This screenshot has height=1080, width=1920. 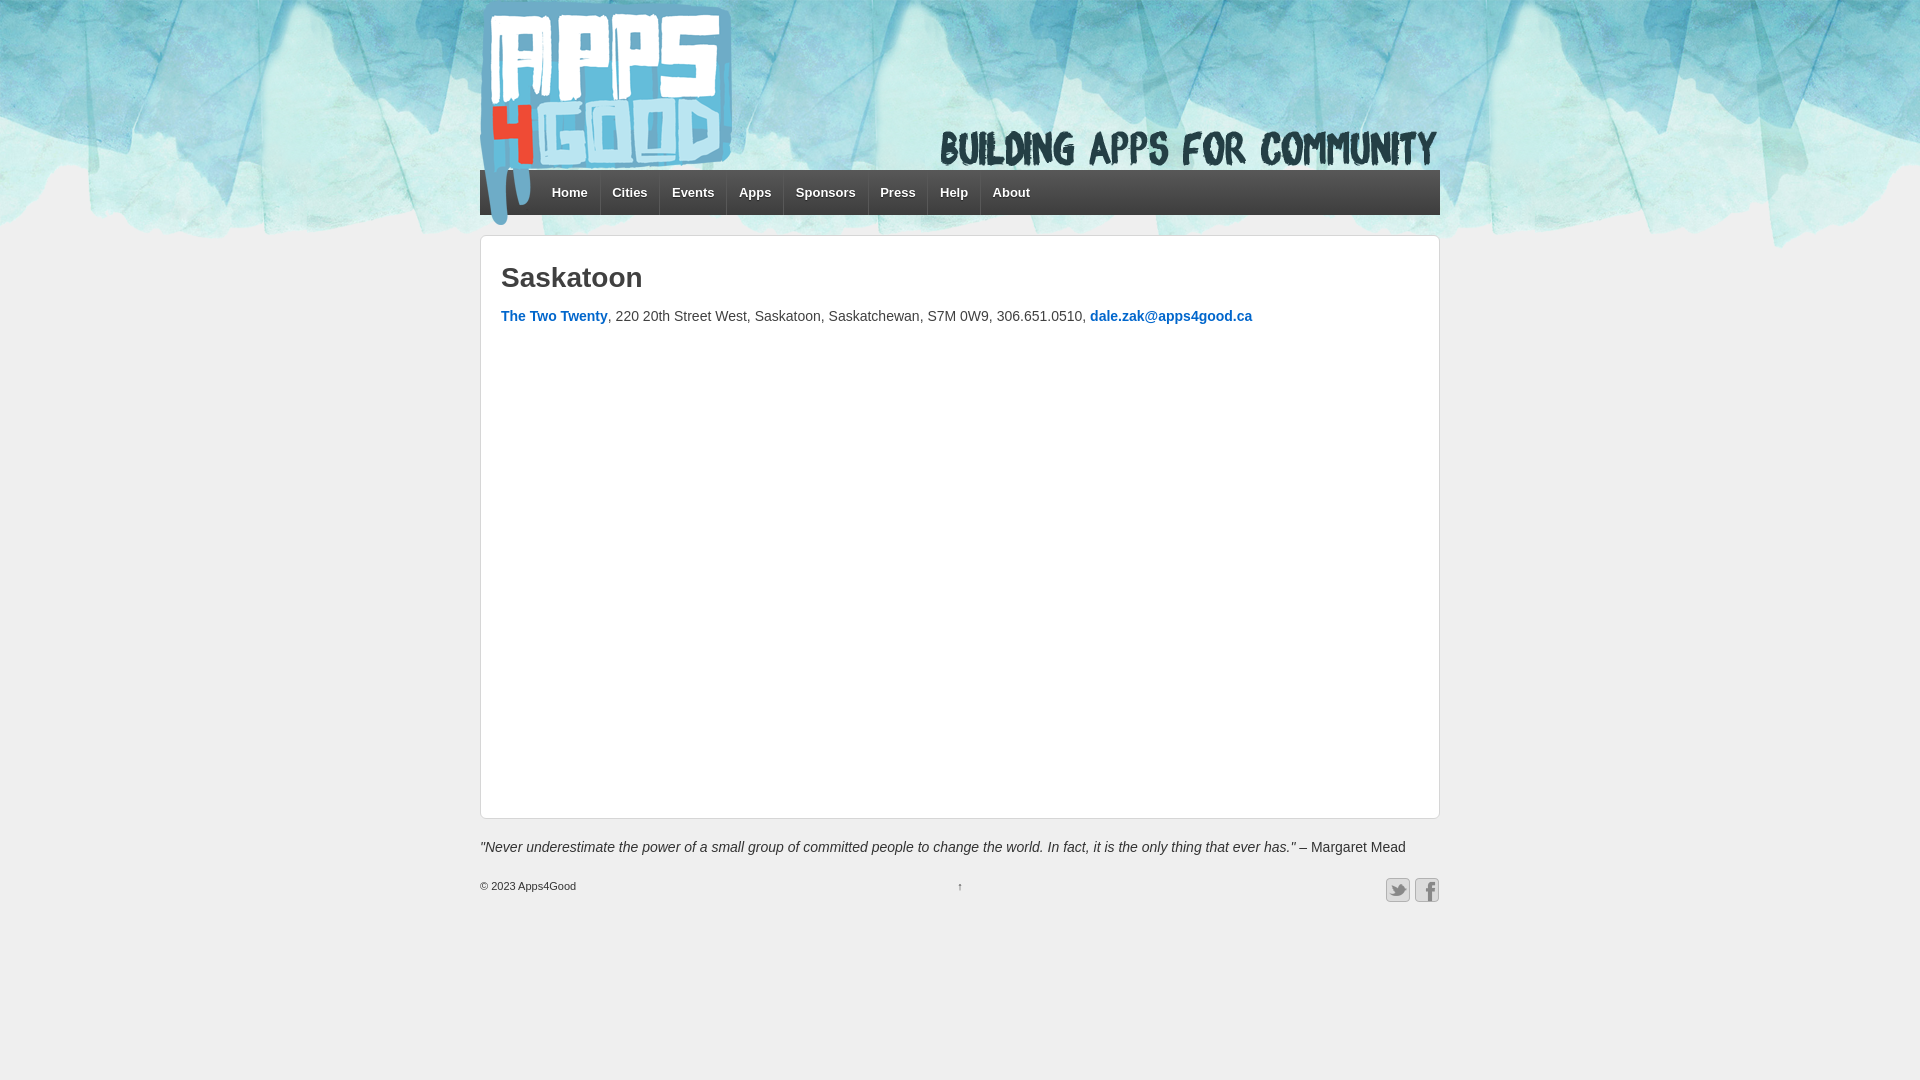 What do you see at coordinates (628, 192) in the screenshot?
I see `'Cities'` at bounding box center [628, 192].